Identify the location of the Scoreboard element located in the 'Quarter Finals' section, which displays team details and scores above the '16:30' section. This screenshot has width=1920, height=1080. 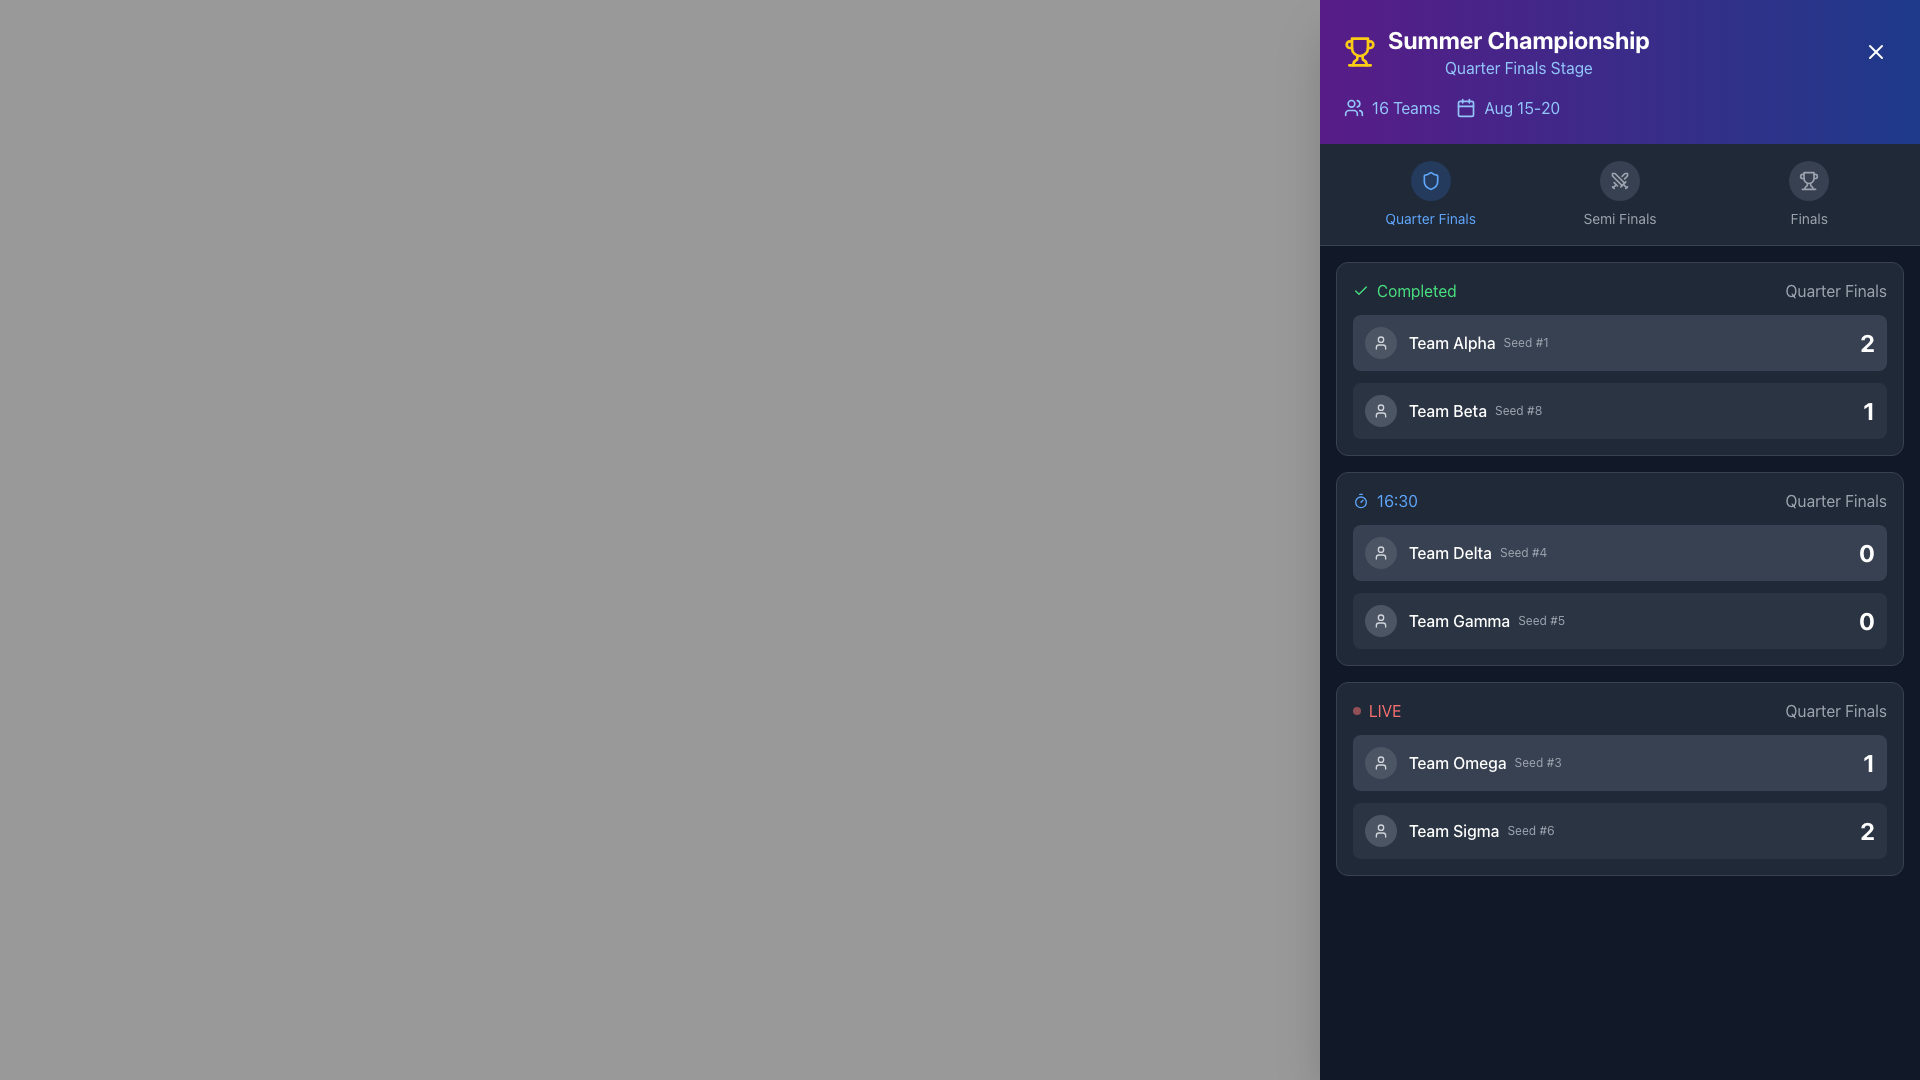
(1620, 377).